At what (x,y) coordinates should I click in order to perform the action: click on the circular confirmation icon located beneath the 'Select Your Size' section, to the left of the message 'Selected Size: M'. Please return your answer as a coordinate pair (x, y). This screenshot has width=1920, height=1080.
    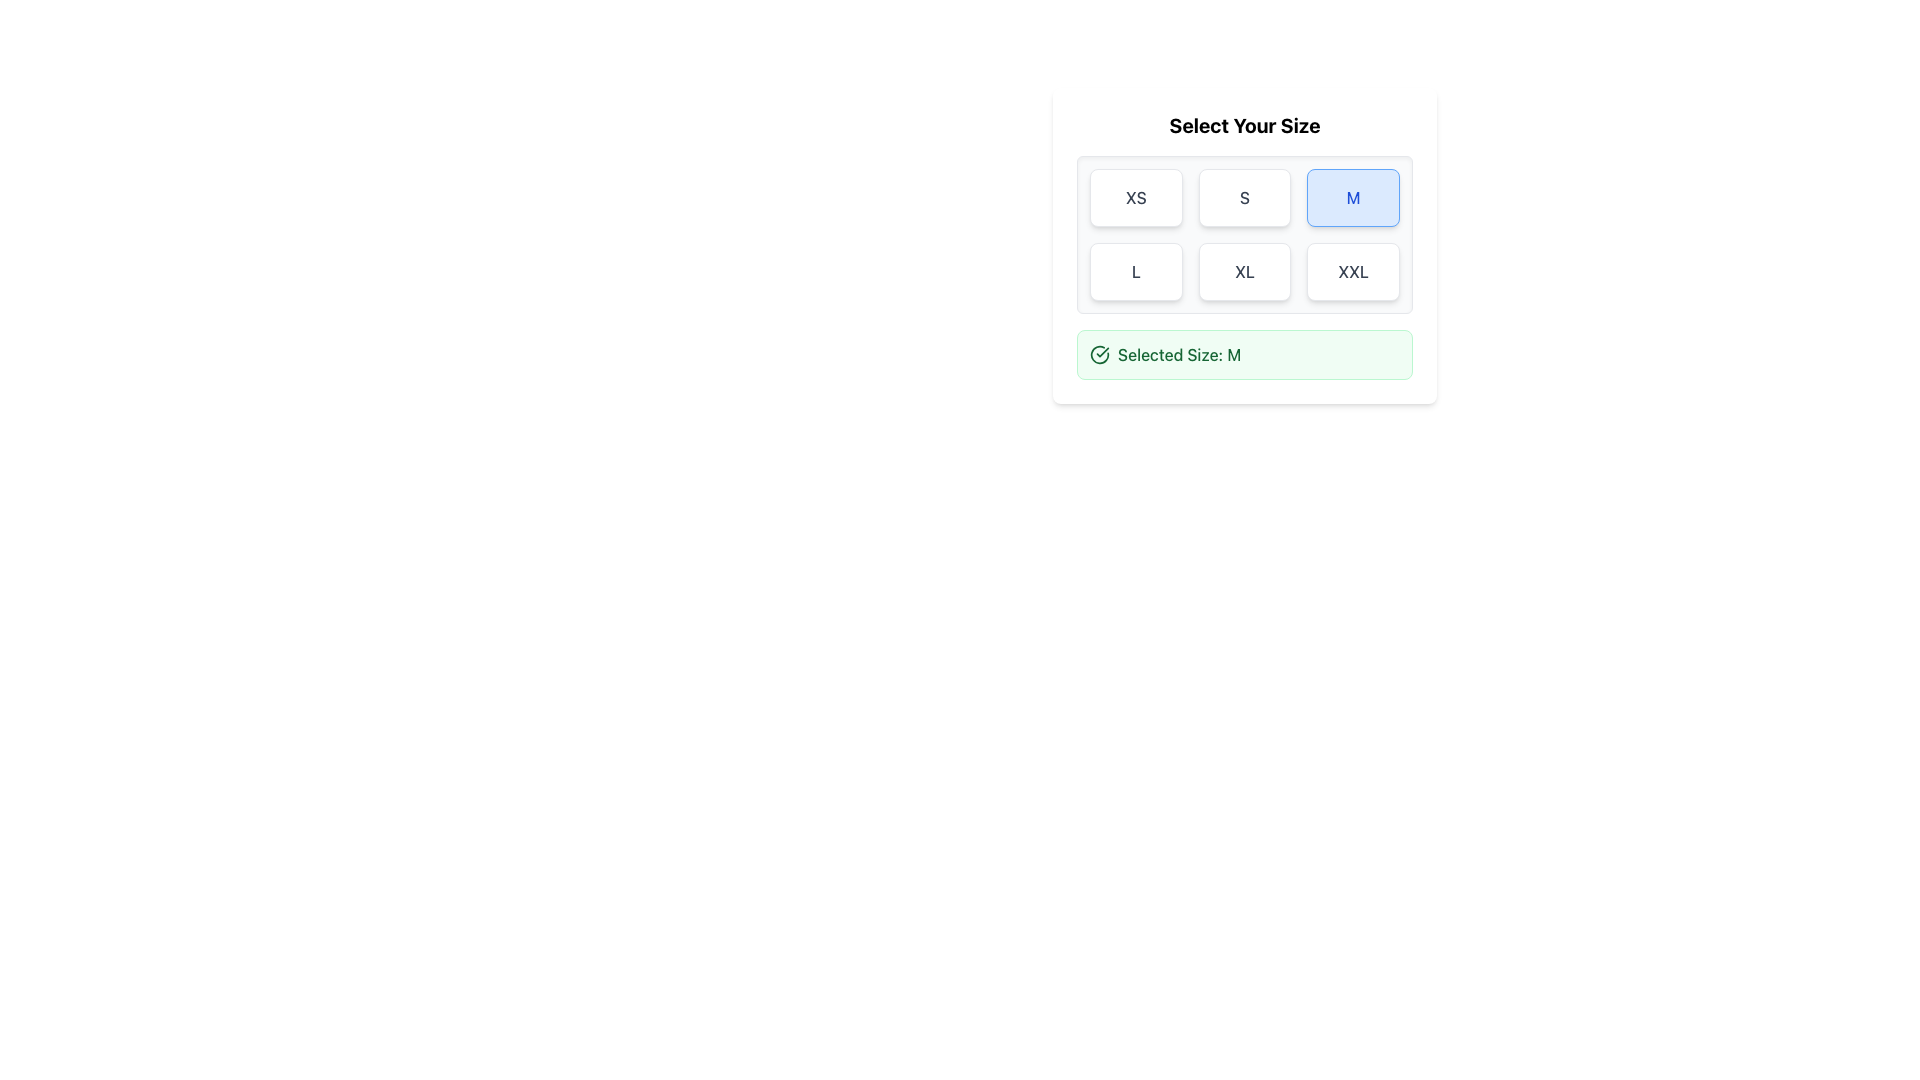
    Looking at the image, I should click on (1098, 353).